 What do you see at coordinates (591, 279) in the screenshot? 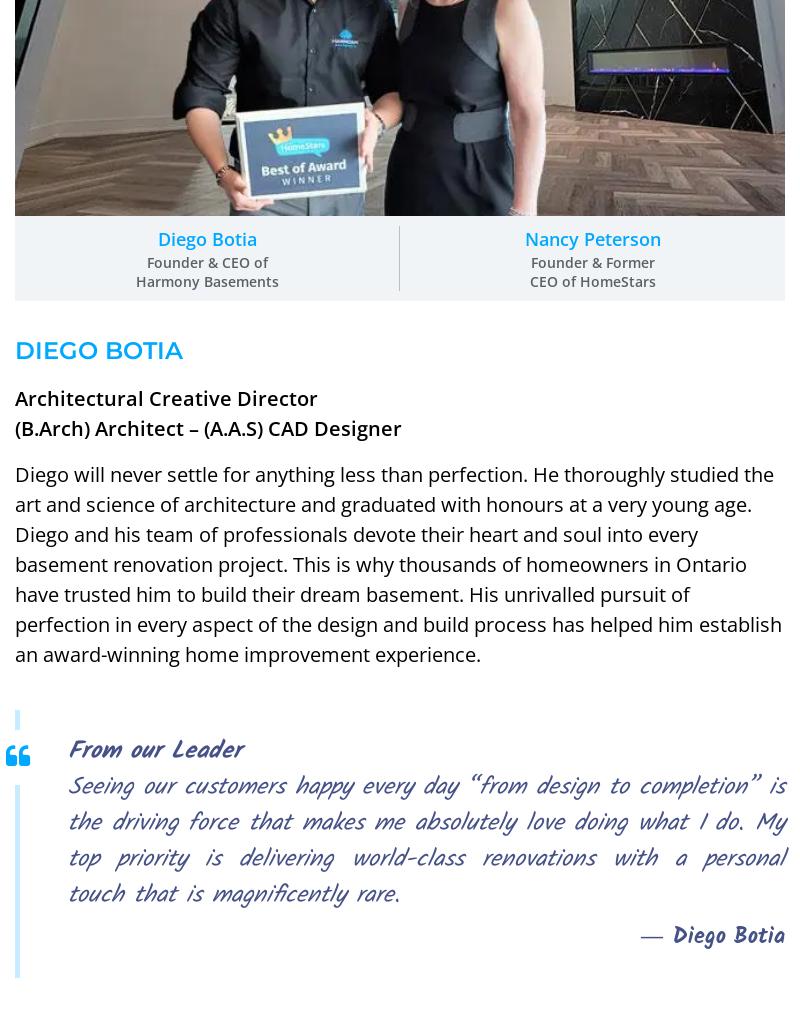
I see `'CEO of HomeStars'` at bounding box center [591, 279].